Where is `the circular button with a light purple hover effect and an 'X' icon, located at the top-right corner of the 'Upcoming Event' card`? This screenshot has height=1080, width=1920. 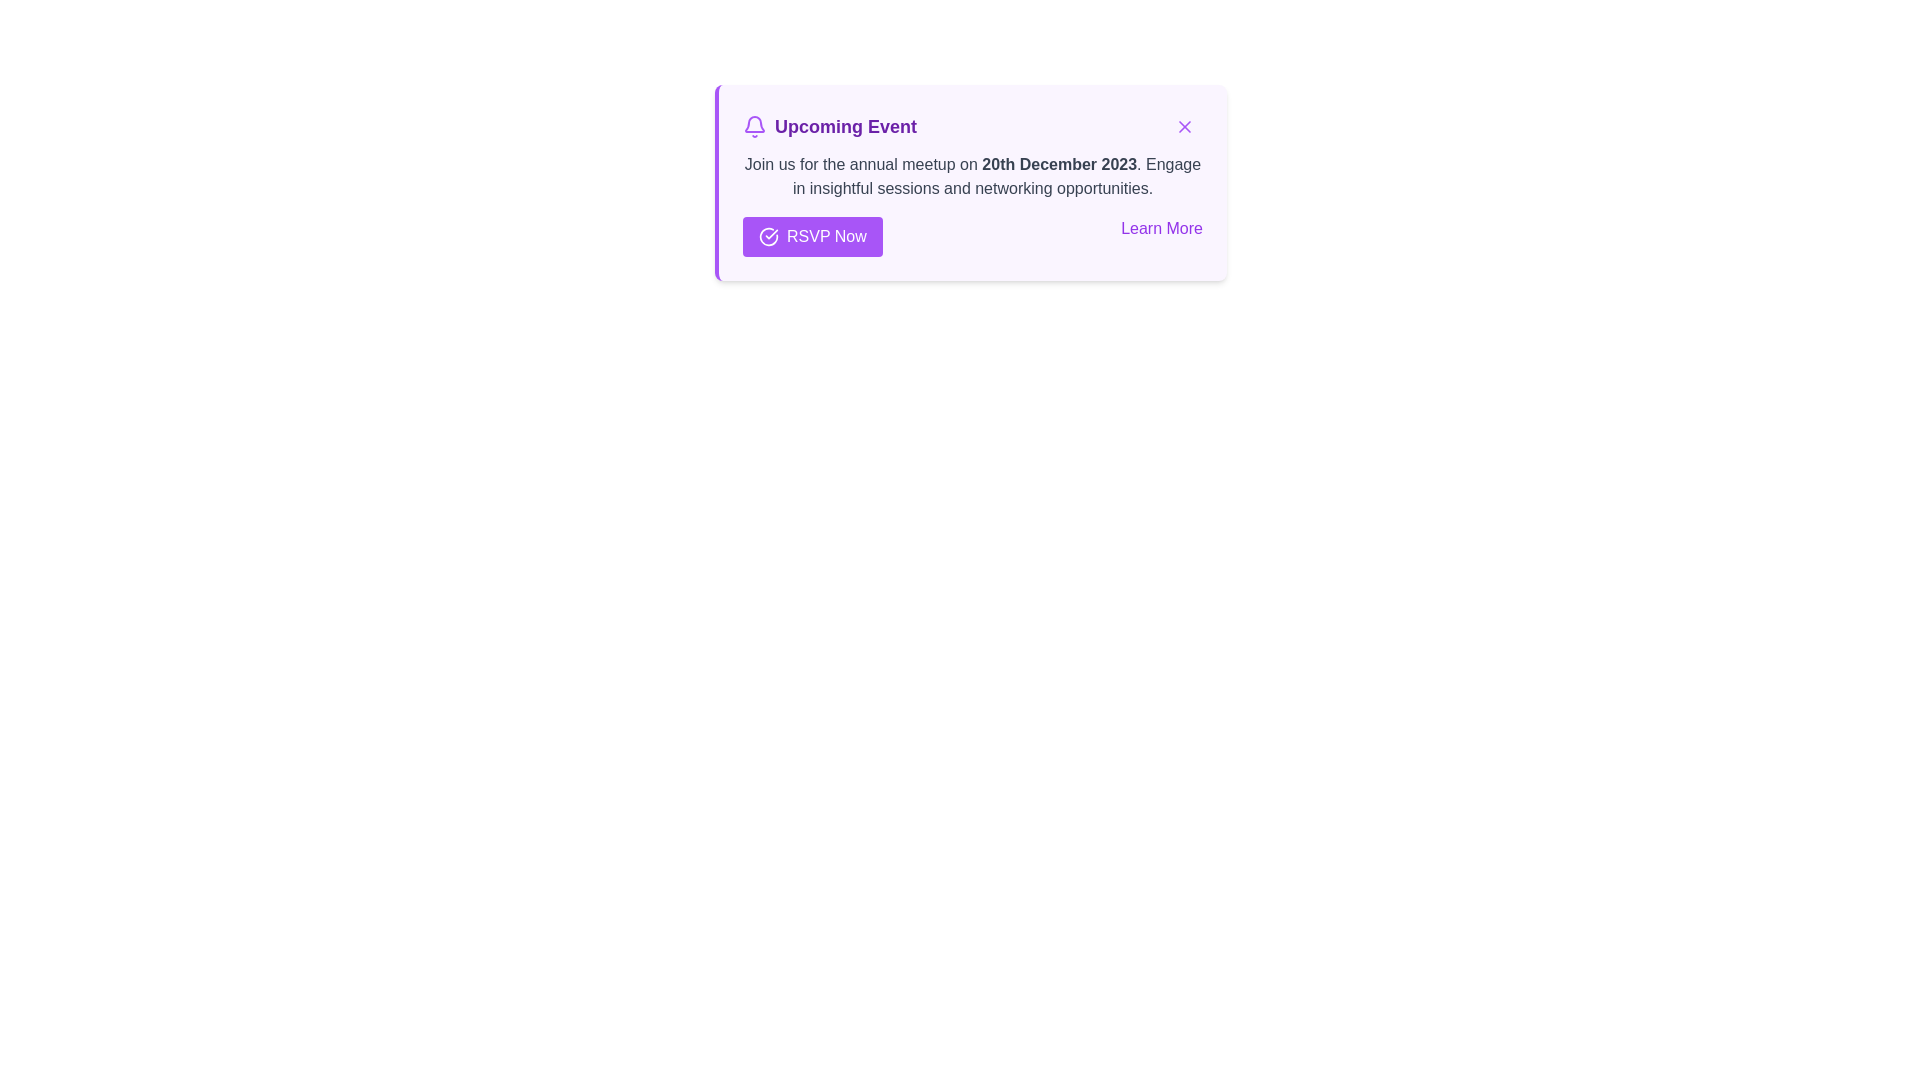
the circular button with a light purple hover effect and an 'X' icon, located at the top-right corner of the 'Upcoming Event' card is located at coordinates (1185, 127).